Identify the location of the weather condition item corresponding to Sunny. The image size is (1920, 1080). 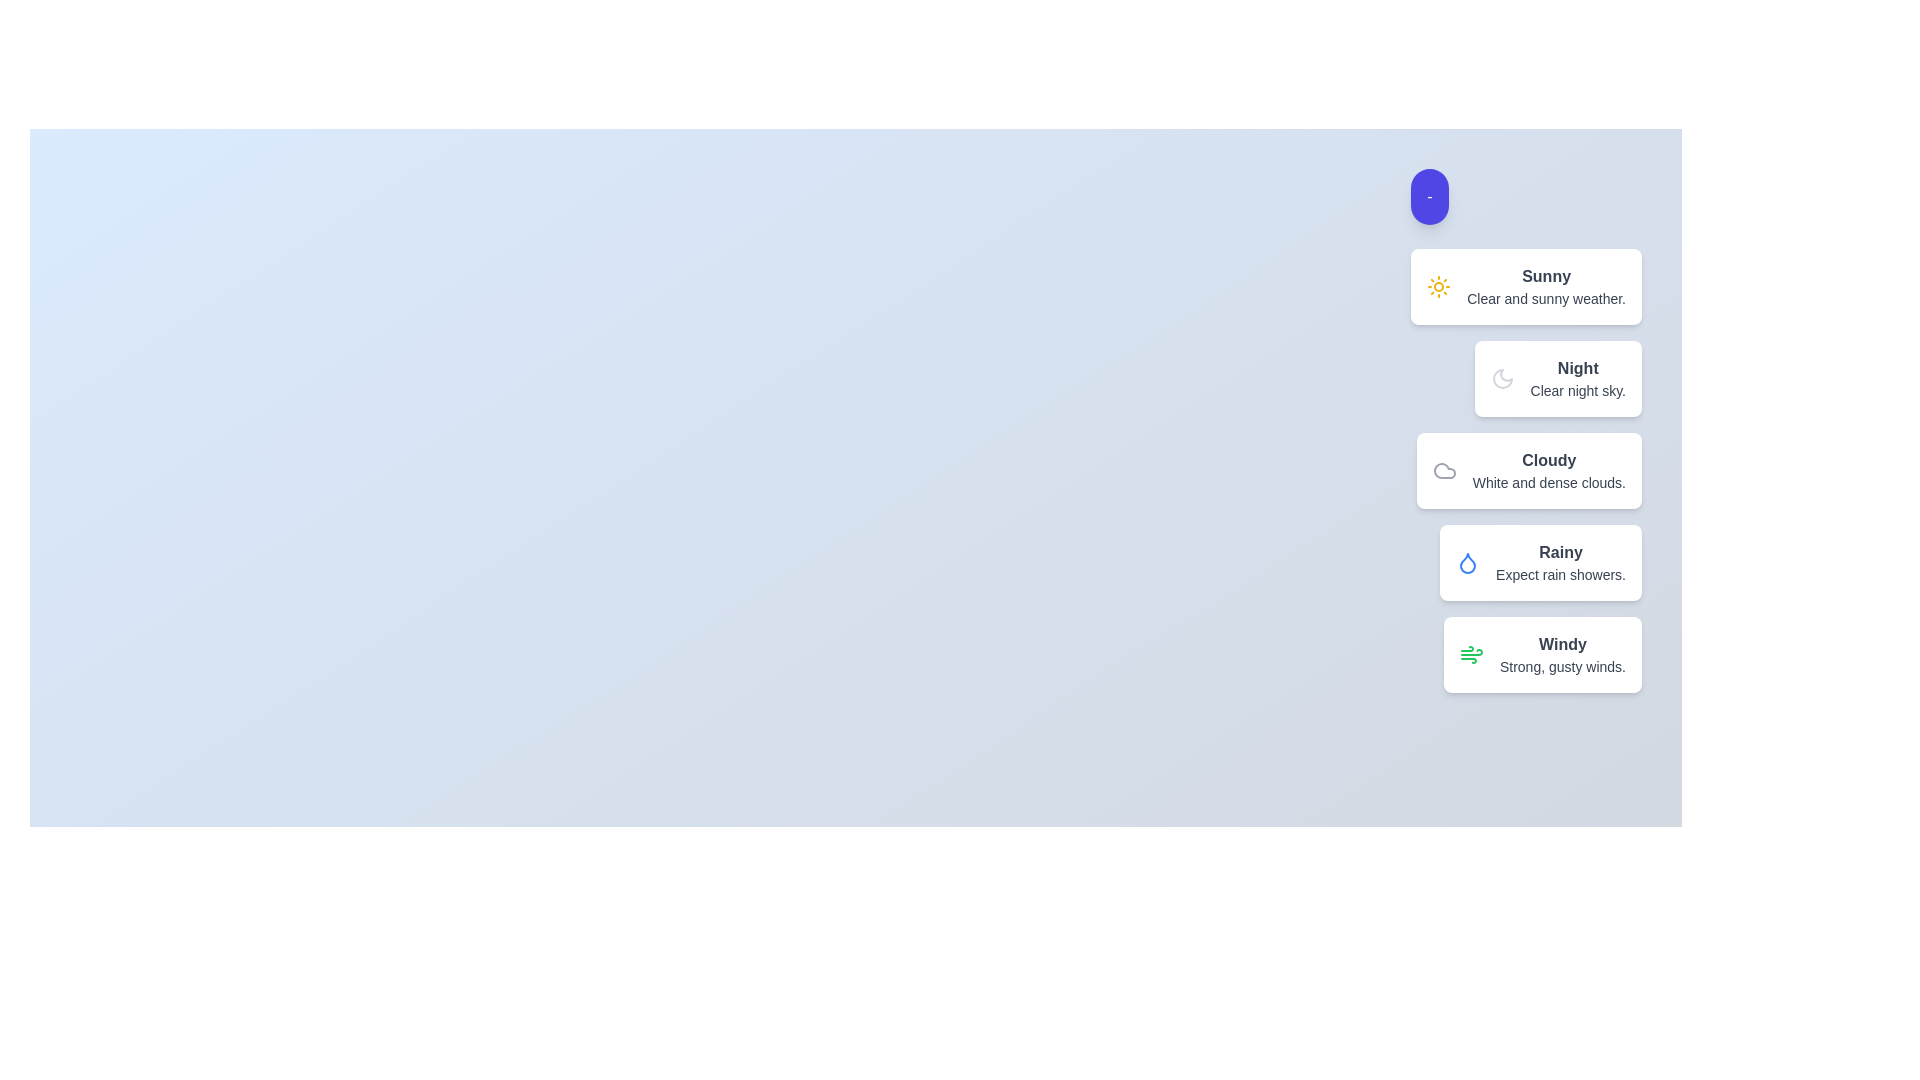
(1525, 286).